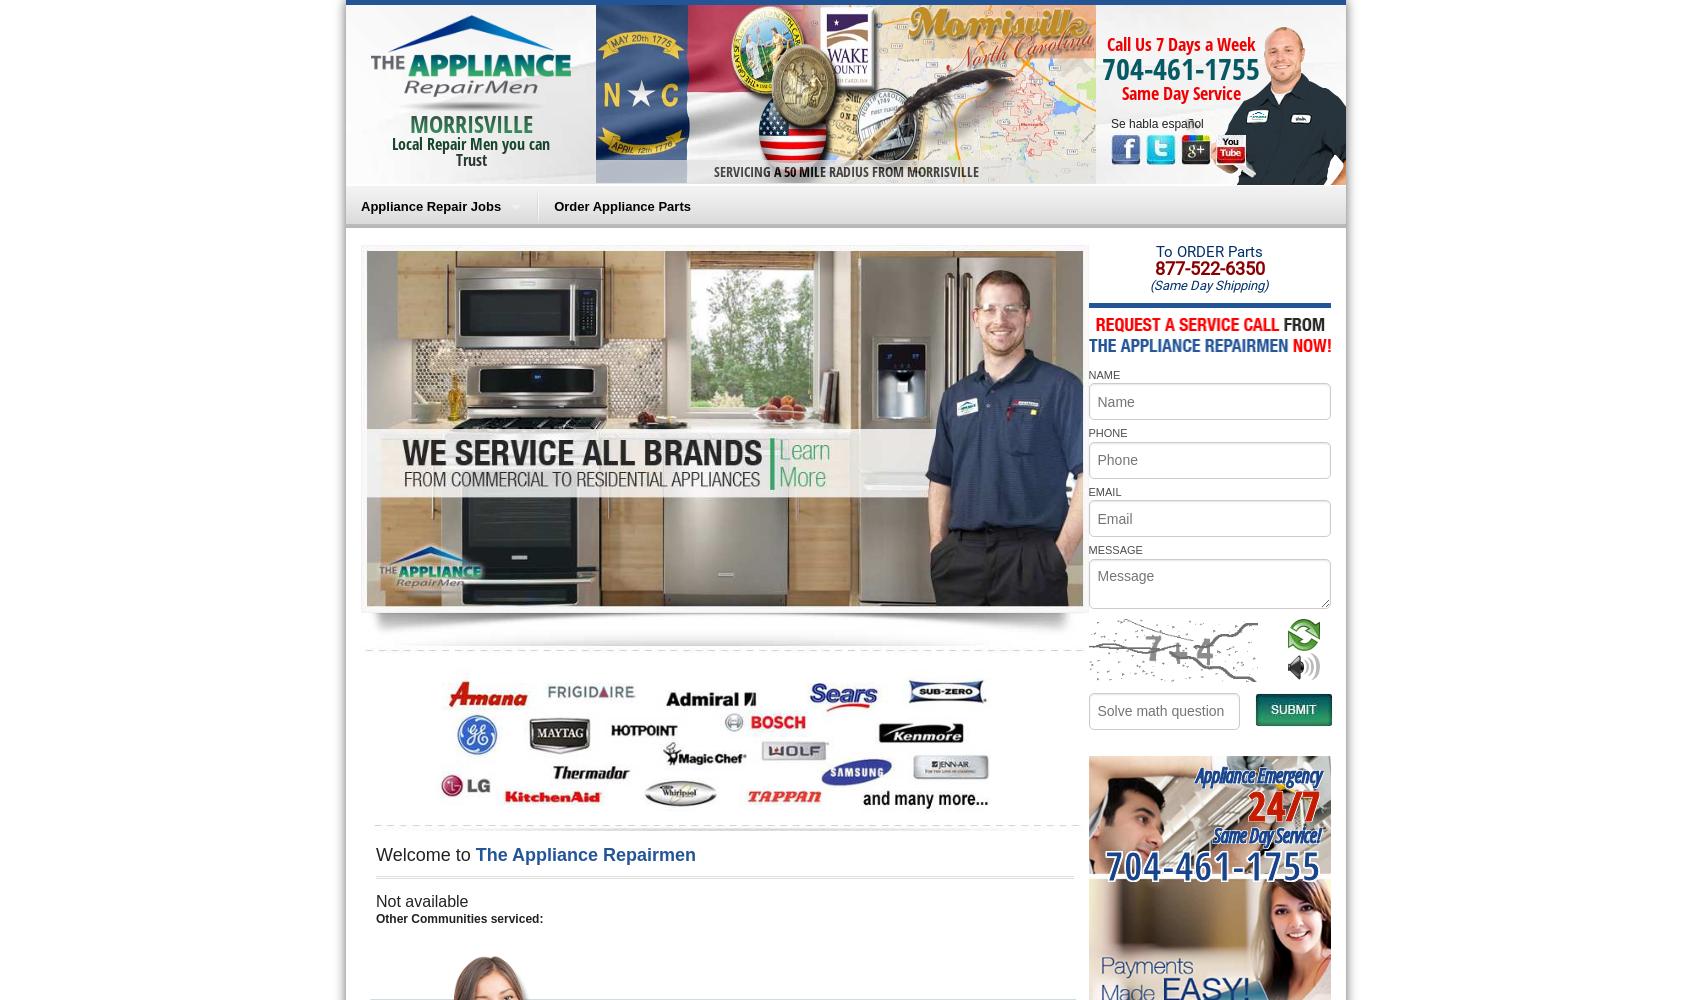 The height and width of the screenshot is (1000, 1692). Describe the element at coordinates (1266, 833) in the screenshot. I see `'Same Day Service!'` at that location.